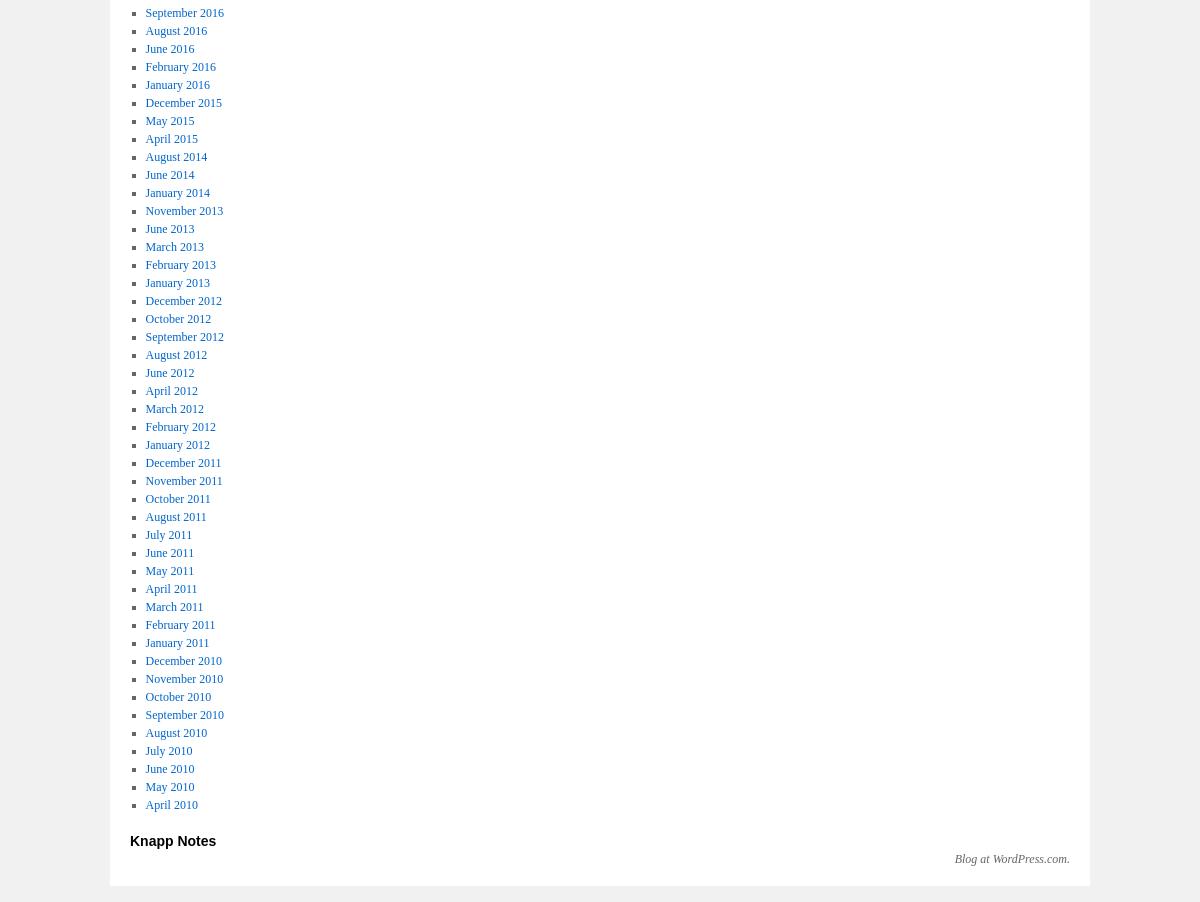 Image resolution: width=1200 pixels, height=902 pixels. Describe the element at coordinates (176, 444) in the screenshot. I see `'January 2012'` at that location.